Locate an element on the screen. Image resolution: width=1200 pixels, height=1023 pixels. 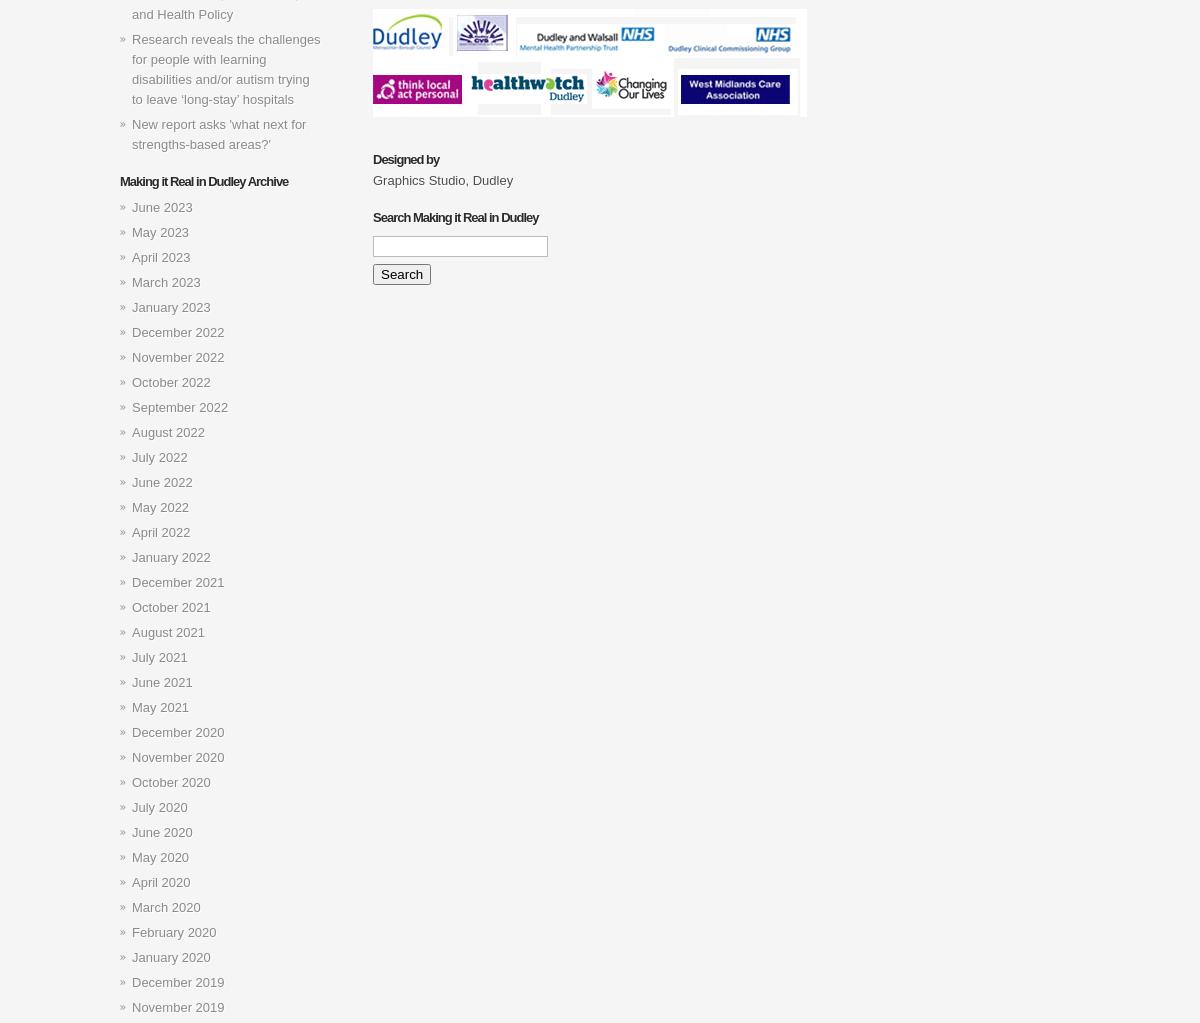
'September 2022' is located at coordinates (179, 407).